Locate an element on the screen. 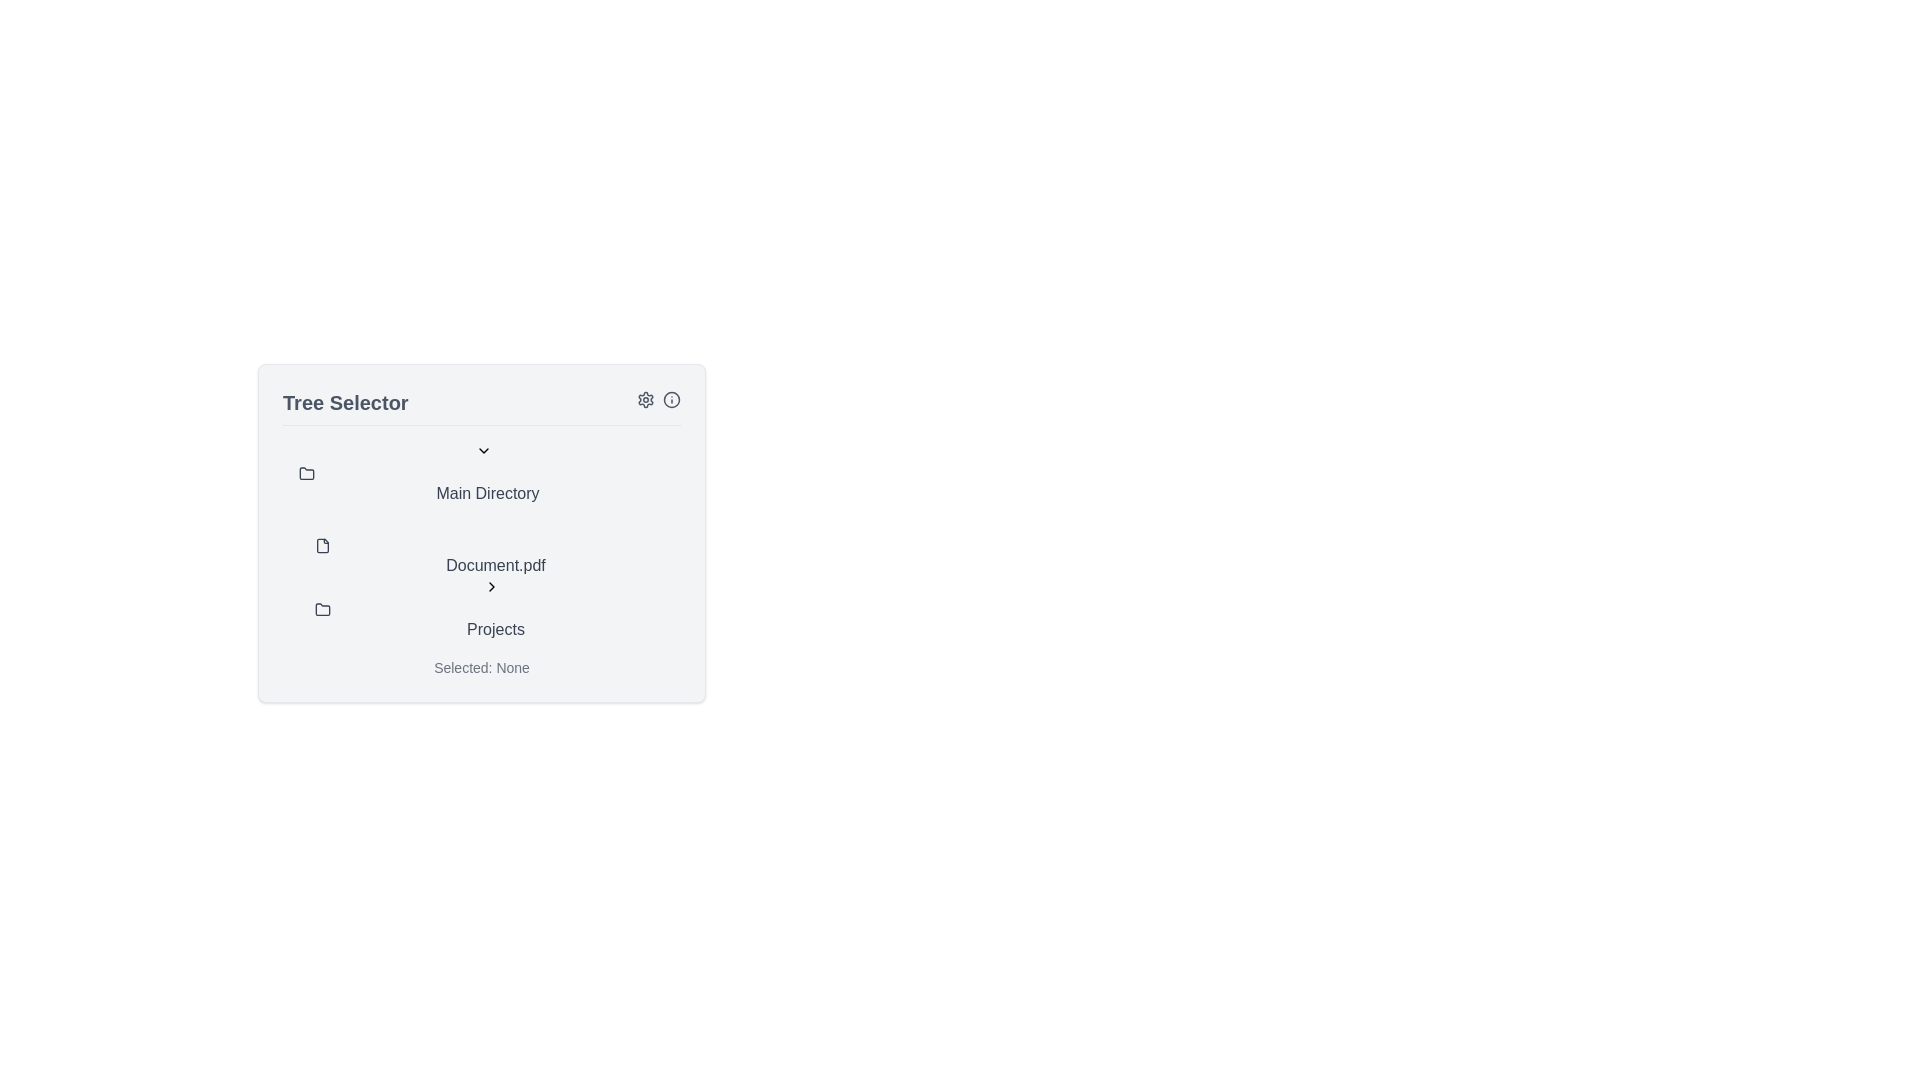  the settings icon in the 'Tree Selector' interface located in the top-right corner beside a red icon is located at coordinates (646, 399).